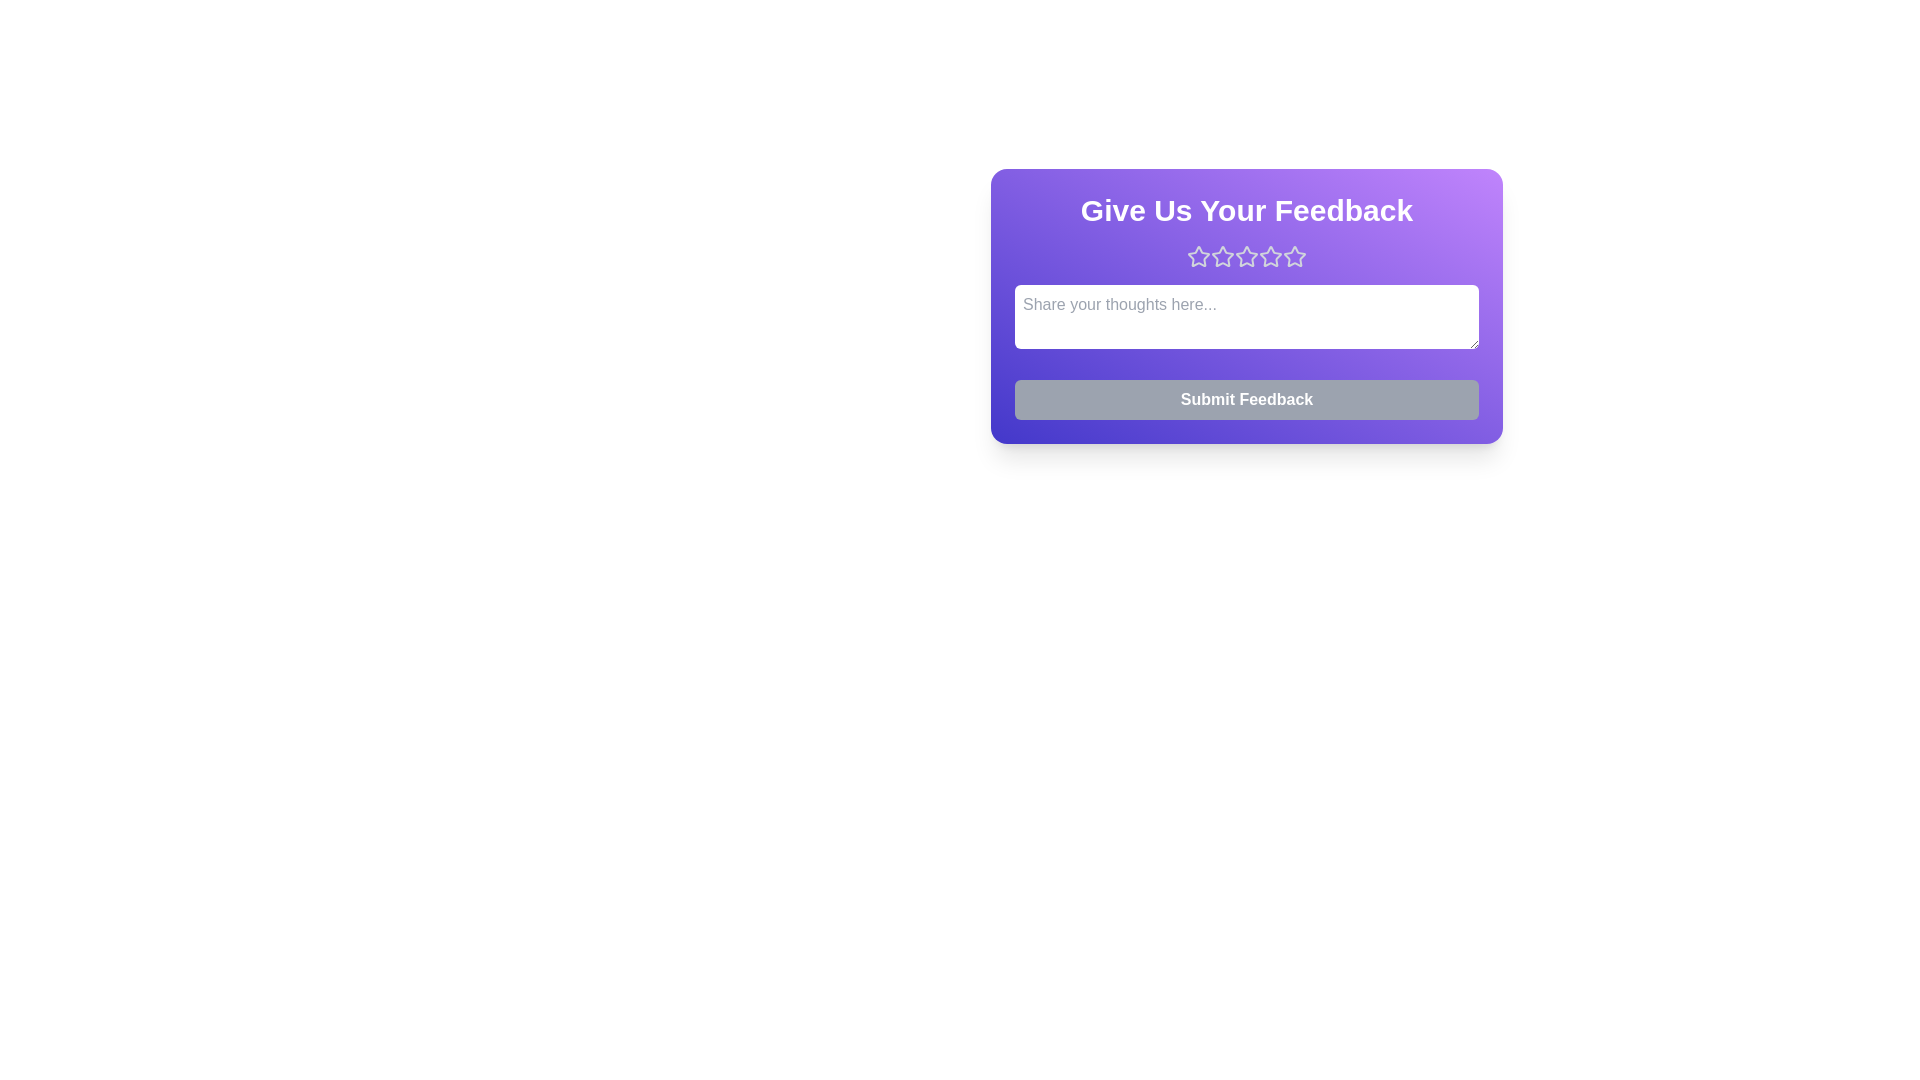 This screenshot has height=1080, width=1920. I want to click on the star corresponding to the rating 4 to set the feedback score, so click(1270, 256).